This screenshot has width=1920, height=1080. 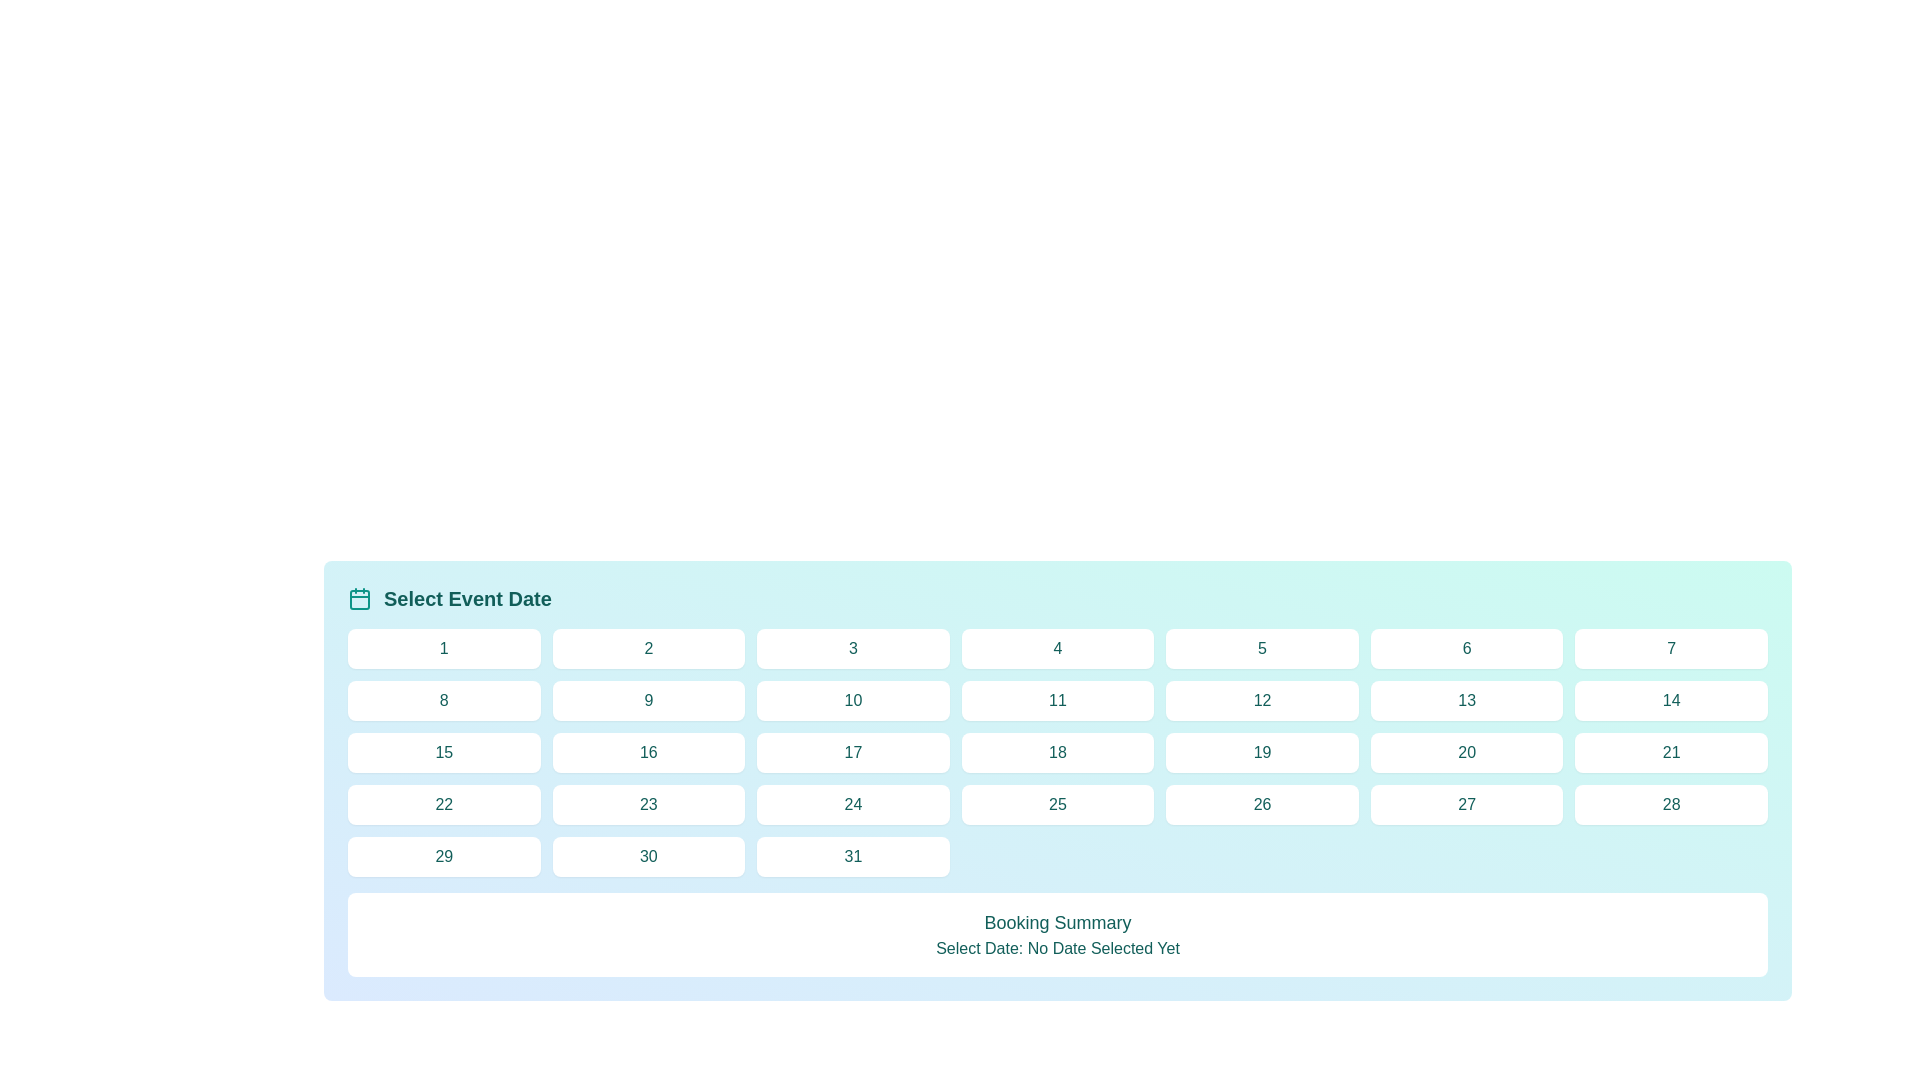 What do you see at coordinates (853, 700) in the screenshot?
I see `the button displaying the number '10' with a white background and green text, located in the second row and third column of the grid` at bounding box center [853, 700].